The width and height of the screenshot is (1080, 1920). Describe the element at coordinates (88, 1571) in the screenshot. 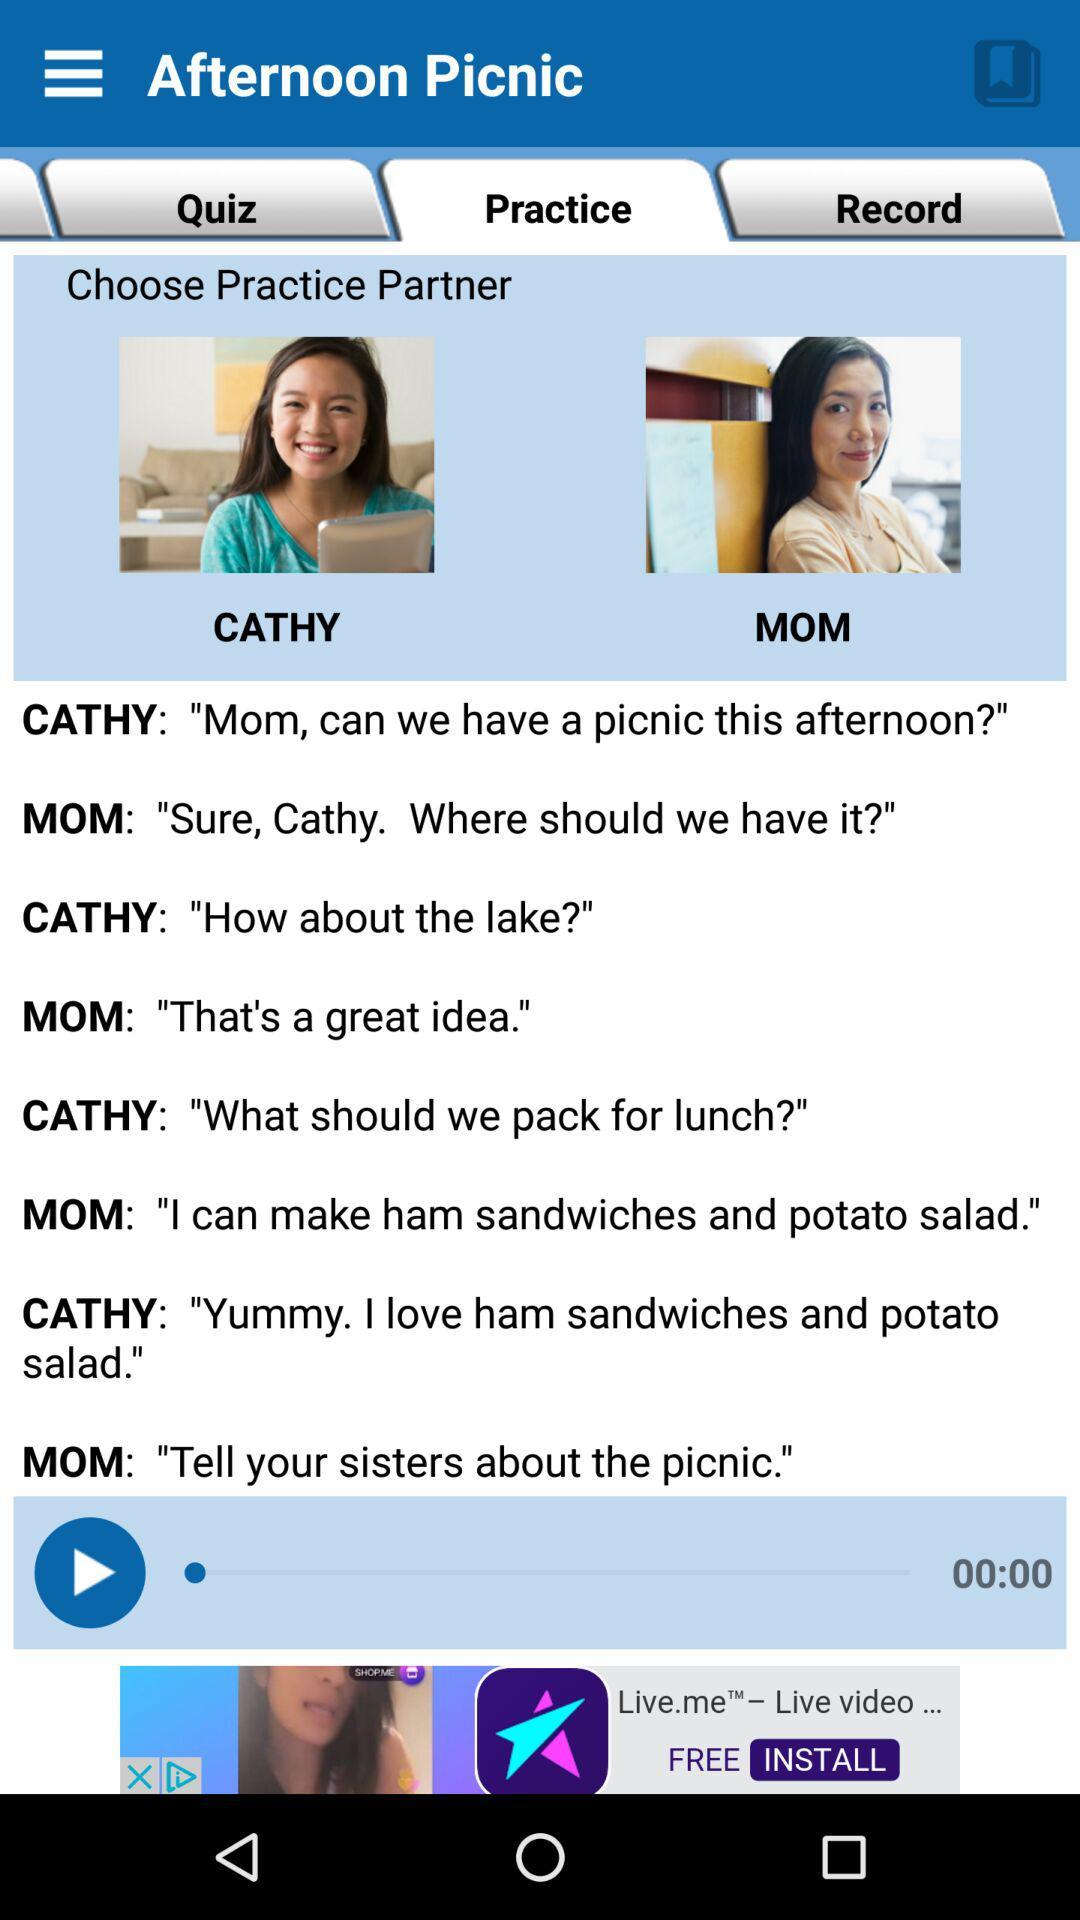

I see `the play icon` at that location.